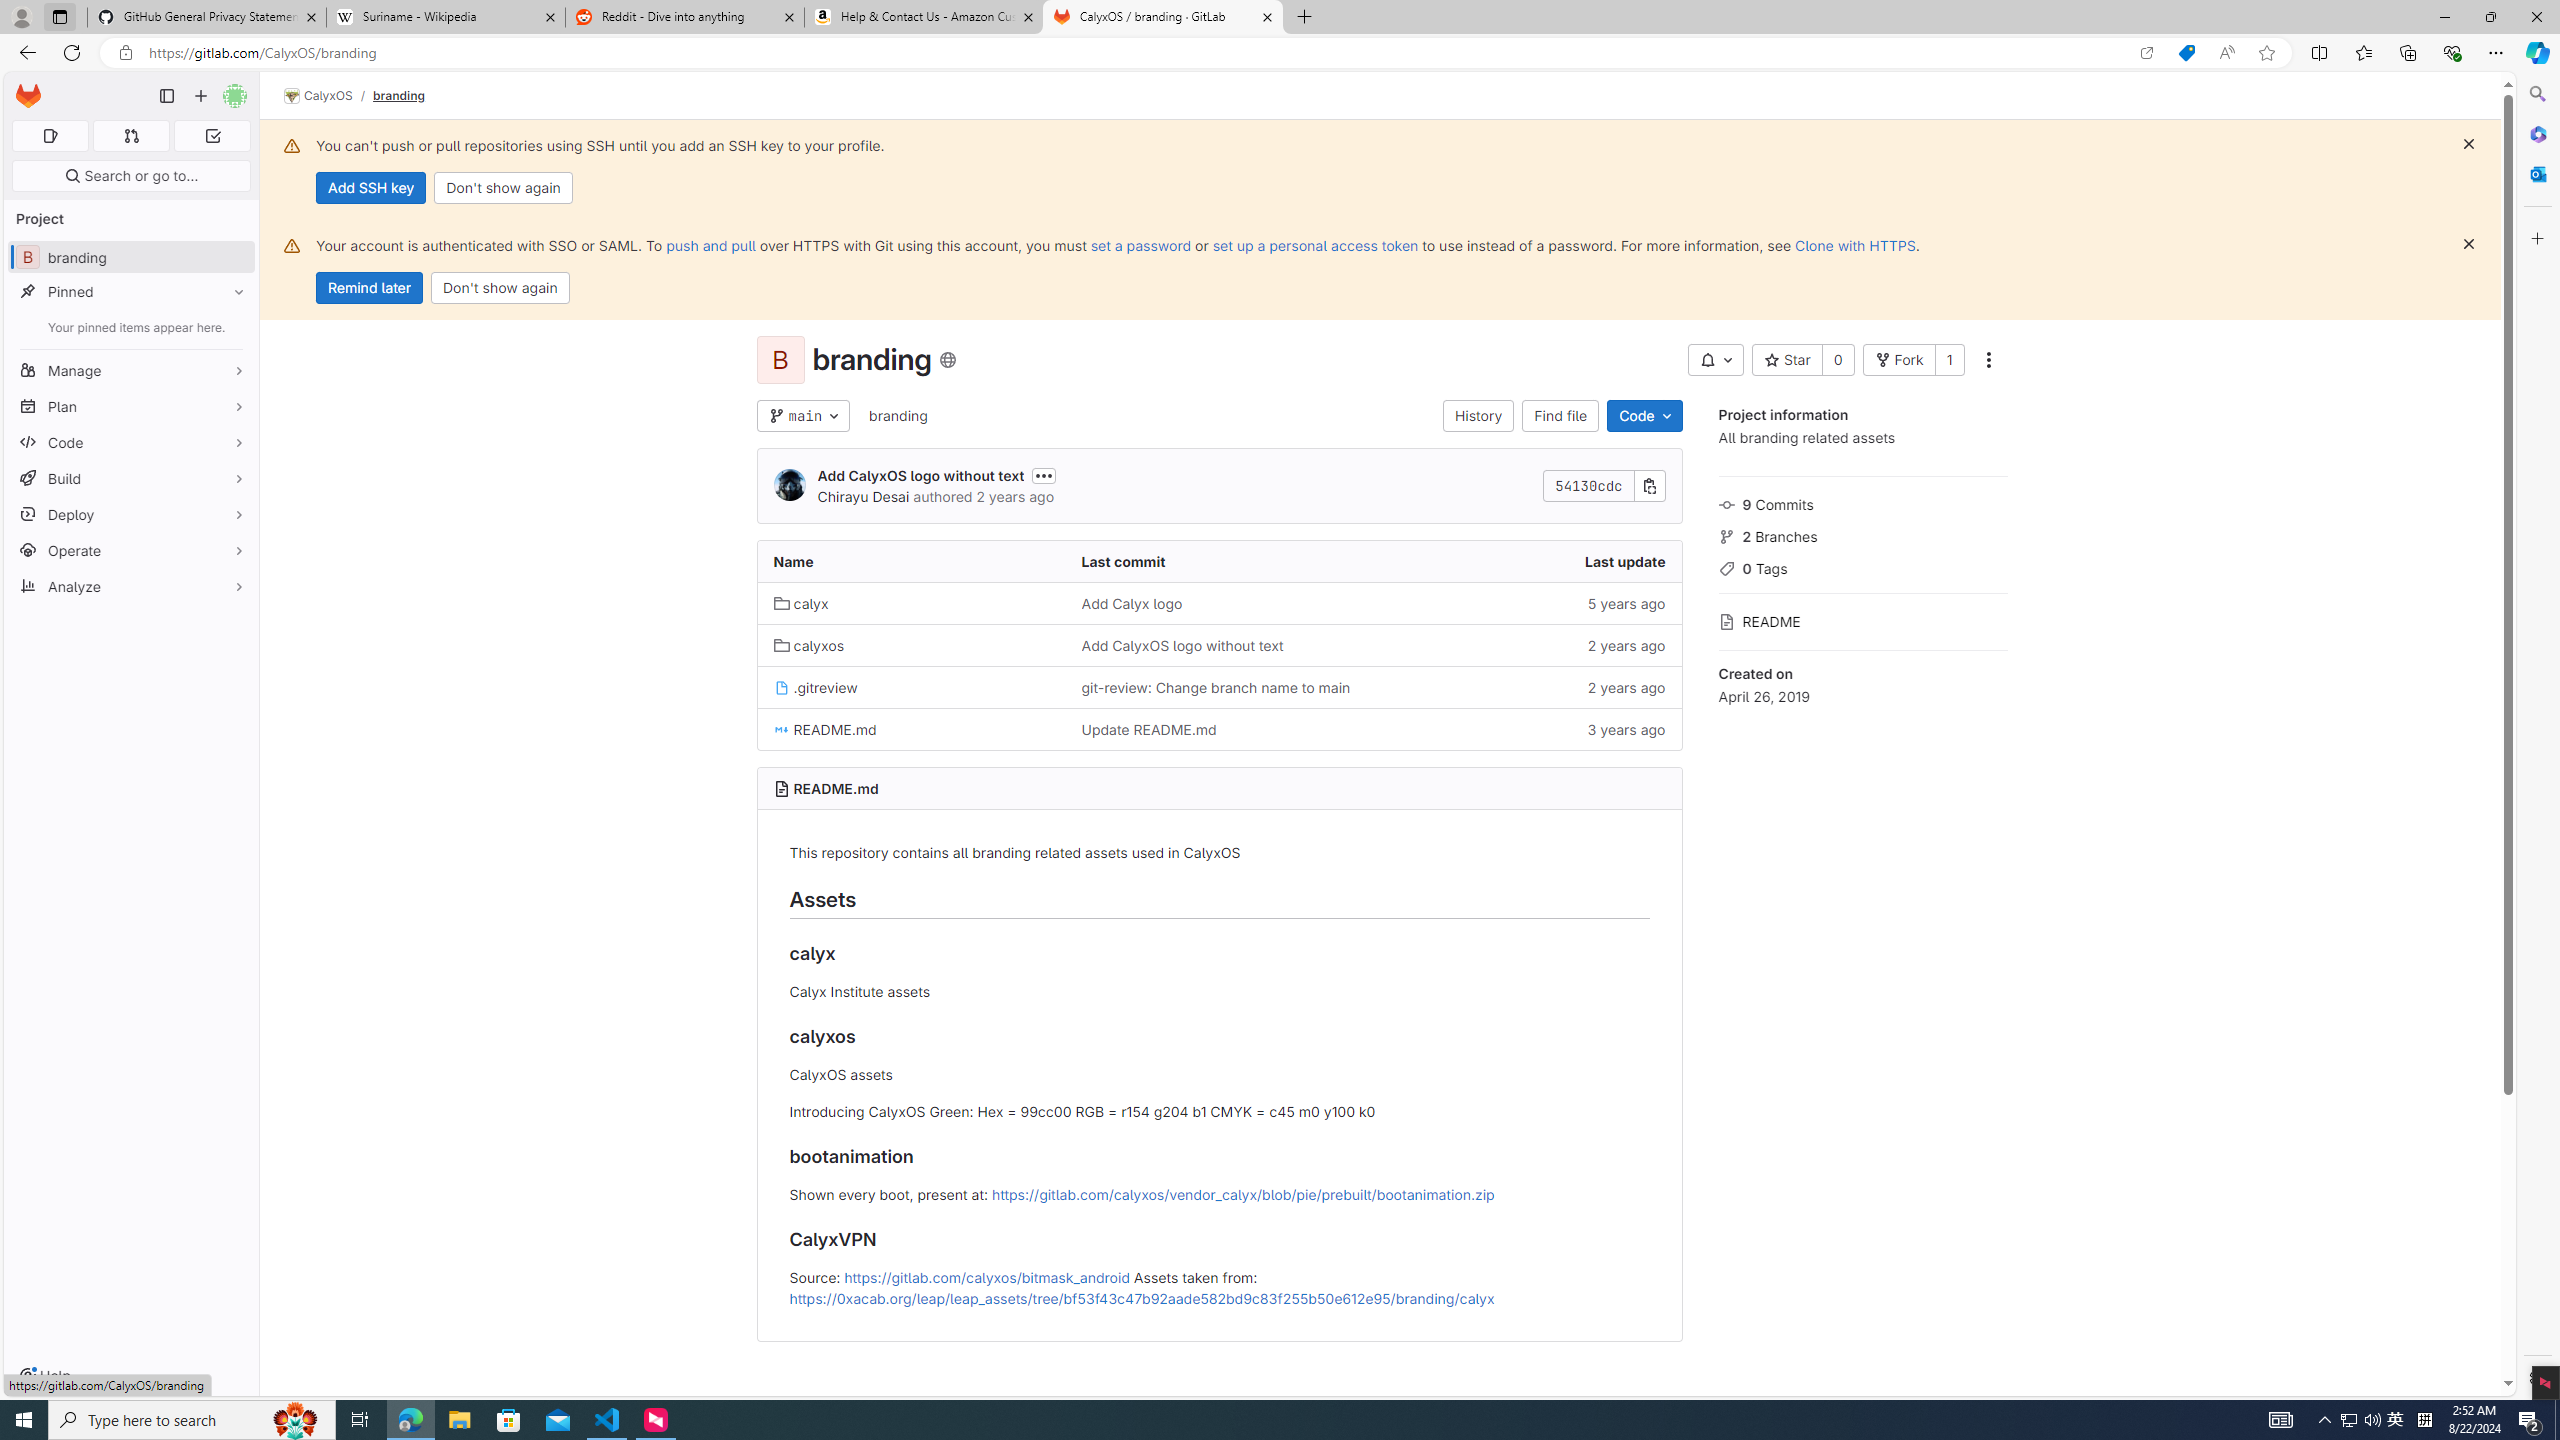  I want to click on '2 Branches', so click(1862, 533).